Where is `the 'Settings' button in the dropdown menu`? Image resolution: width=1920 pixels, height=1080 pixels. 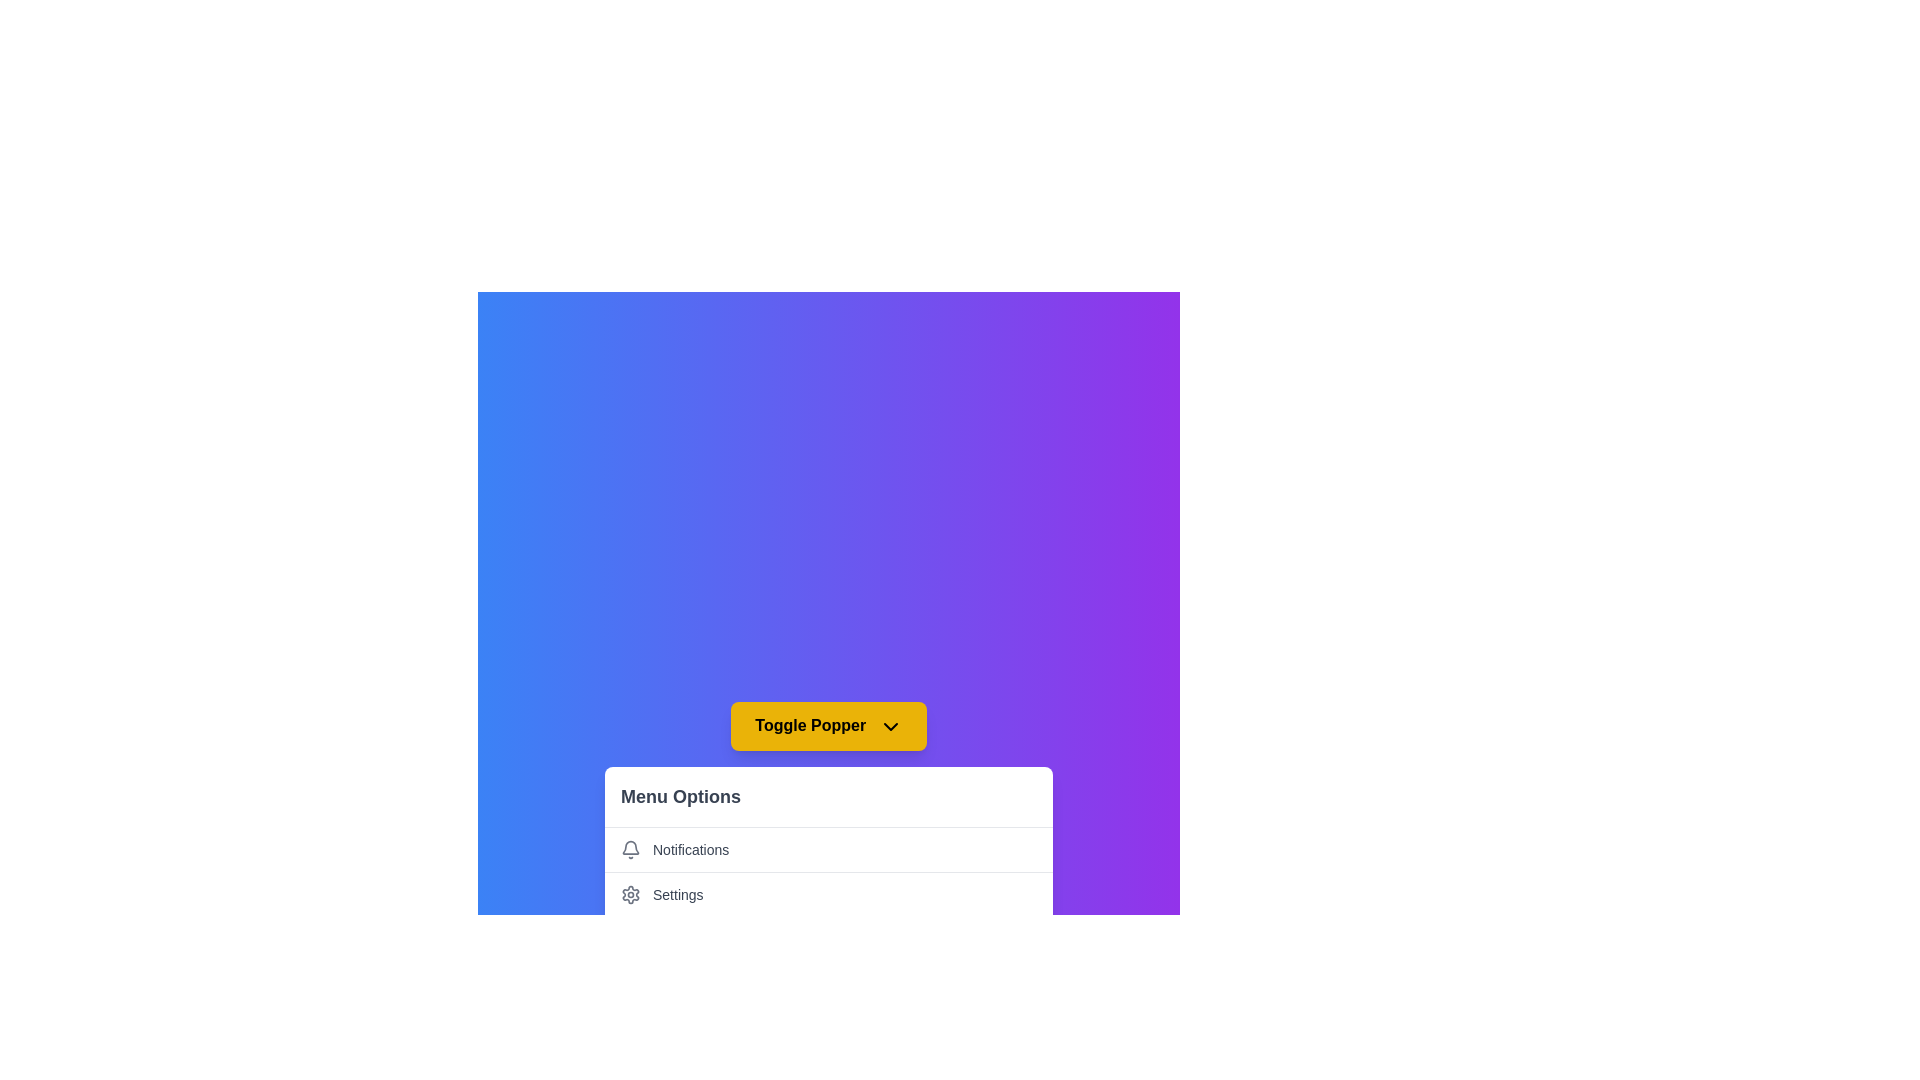
the 'Settings' button in the dropdown menu is located at coordinates (829, 893).